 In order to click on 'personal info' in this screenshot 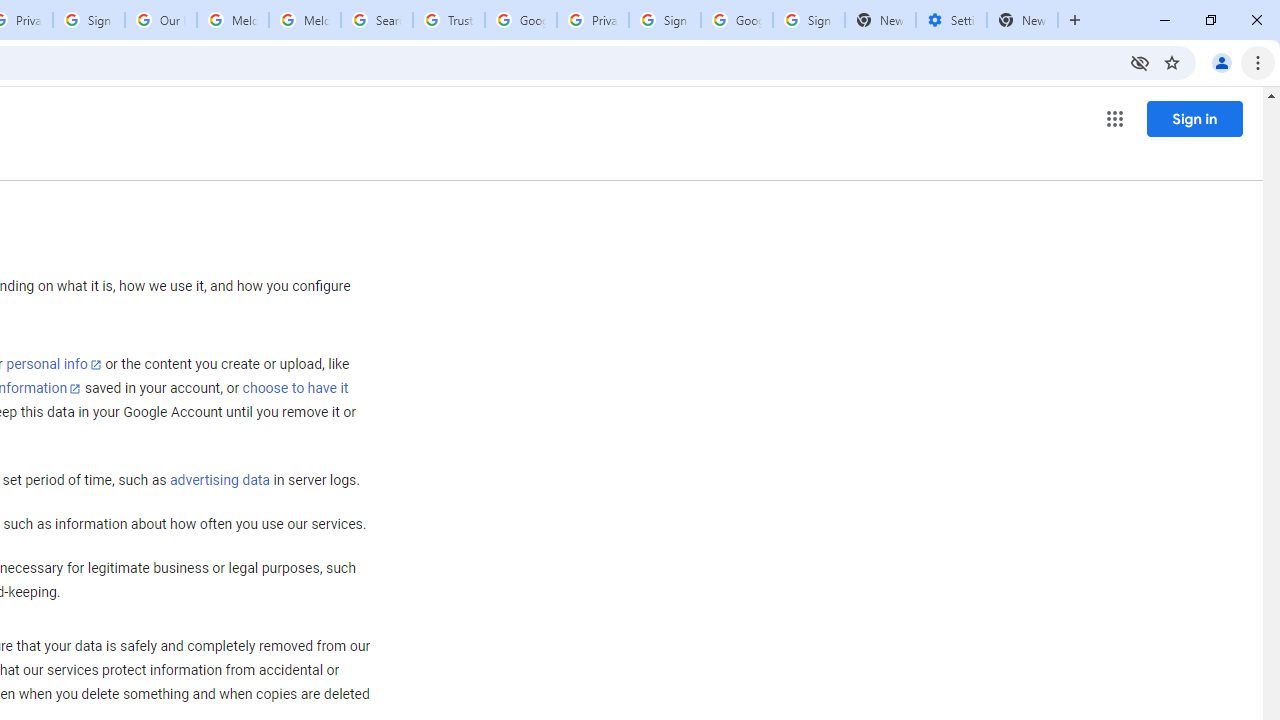, I will do `click(54, 364)`.